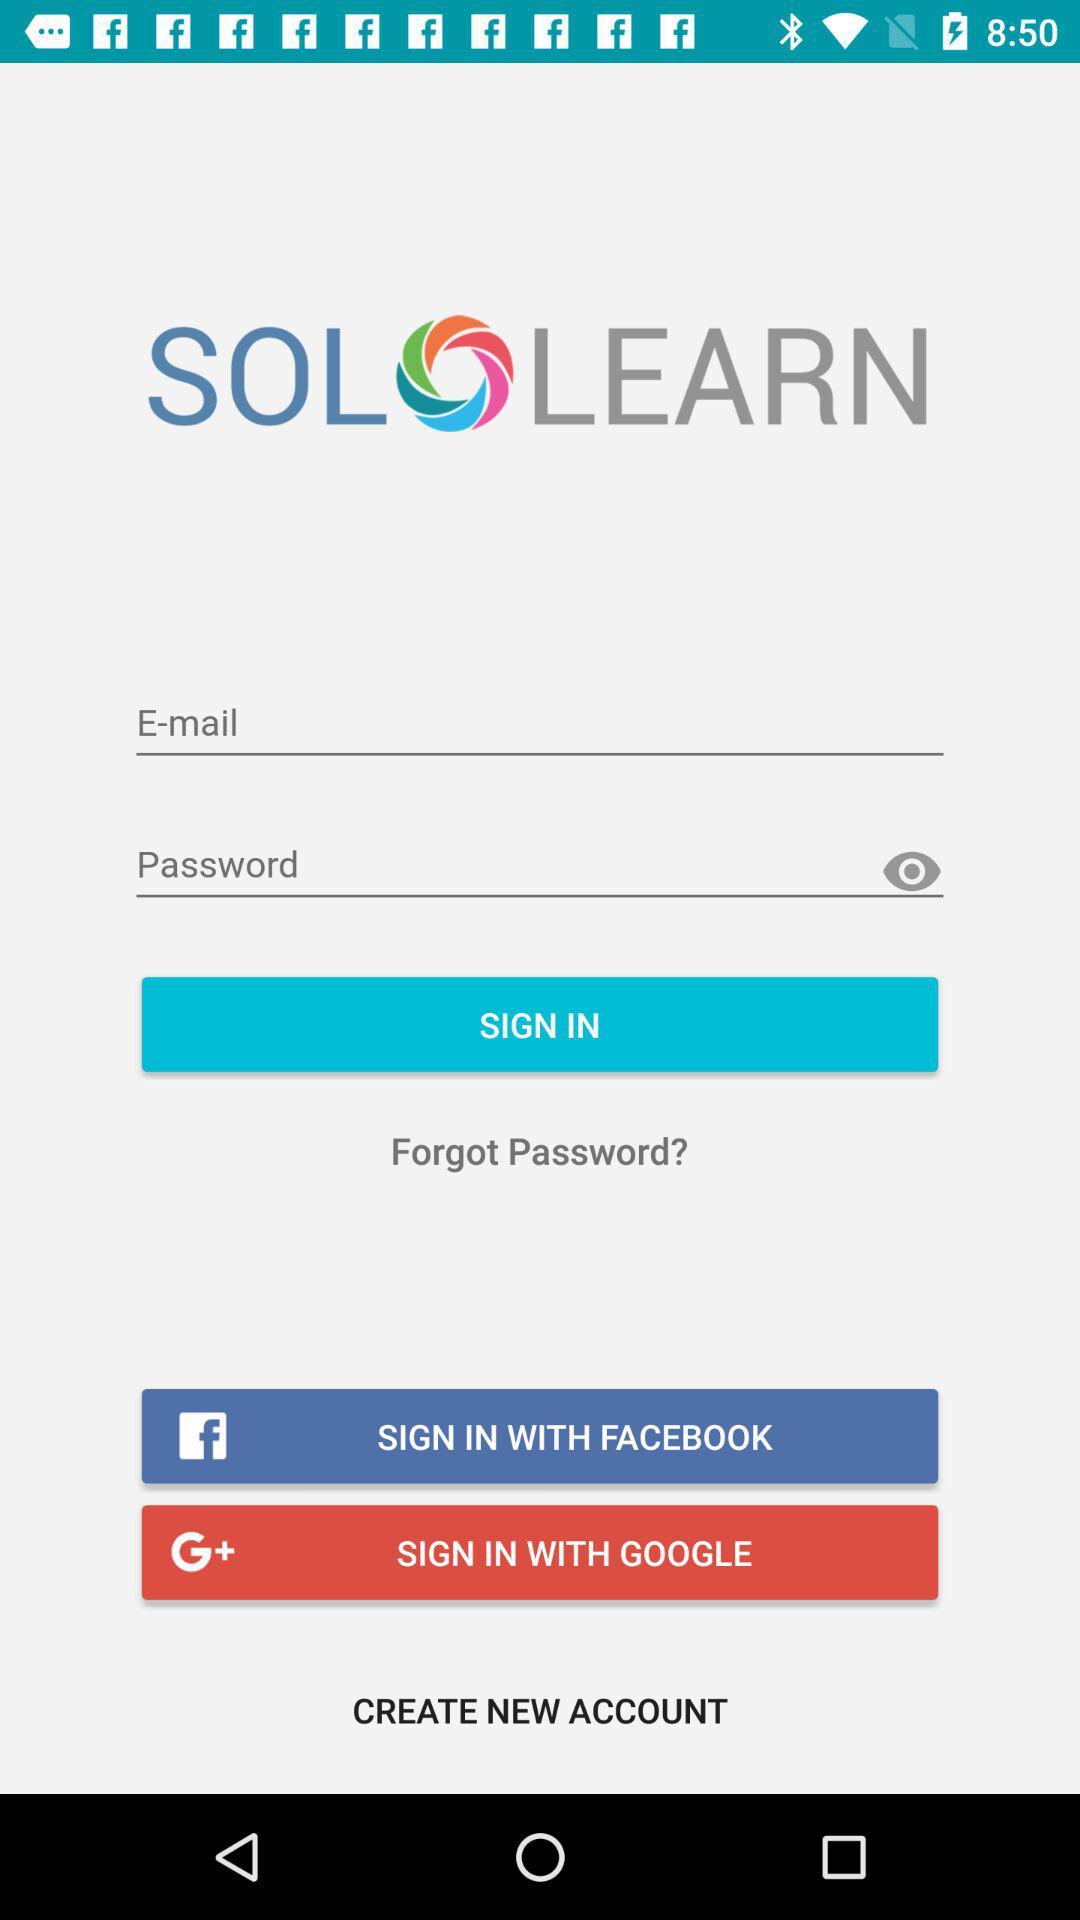  I want to click on your password, so click(540, 865).